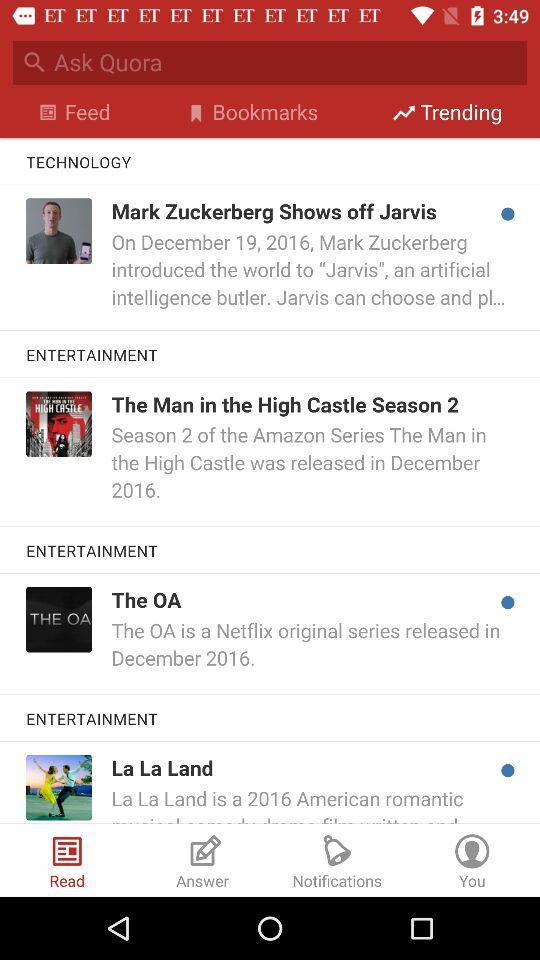  Describe the element at coordinates (472, 848) in the screenshot. I see `the last icon` at that location.